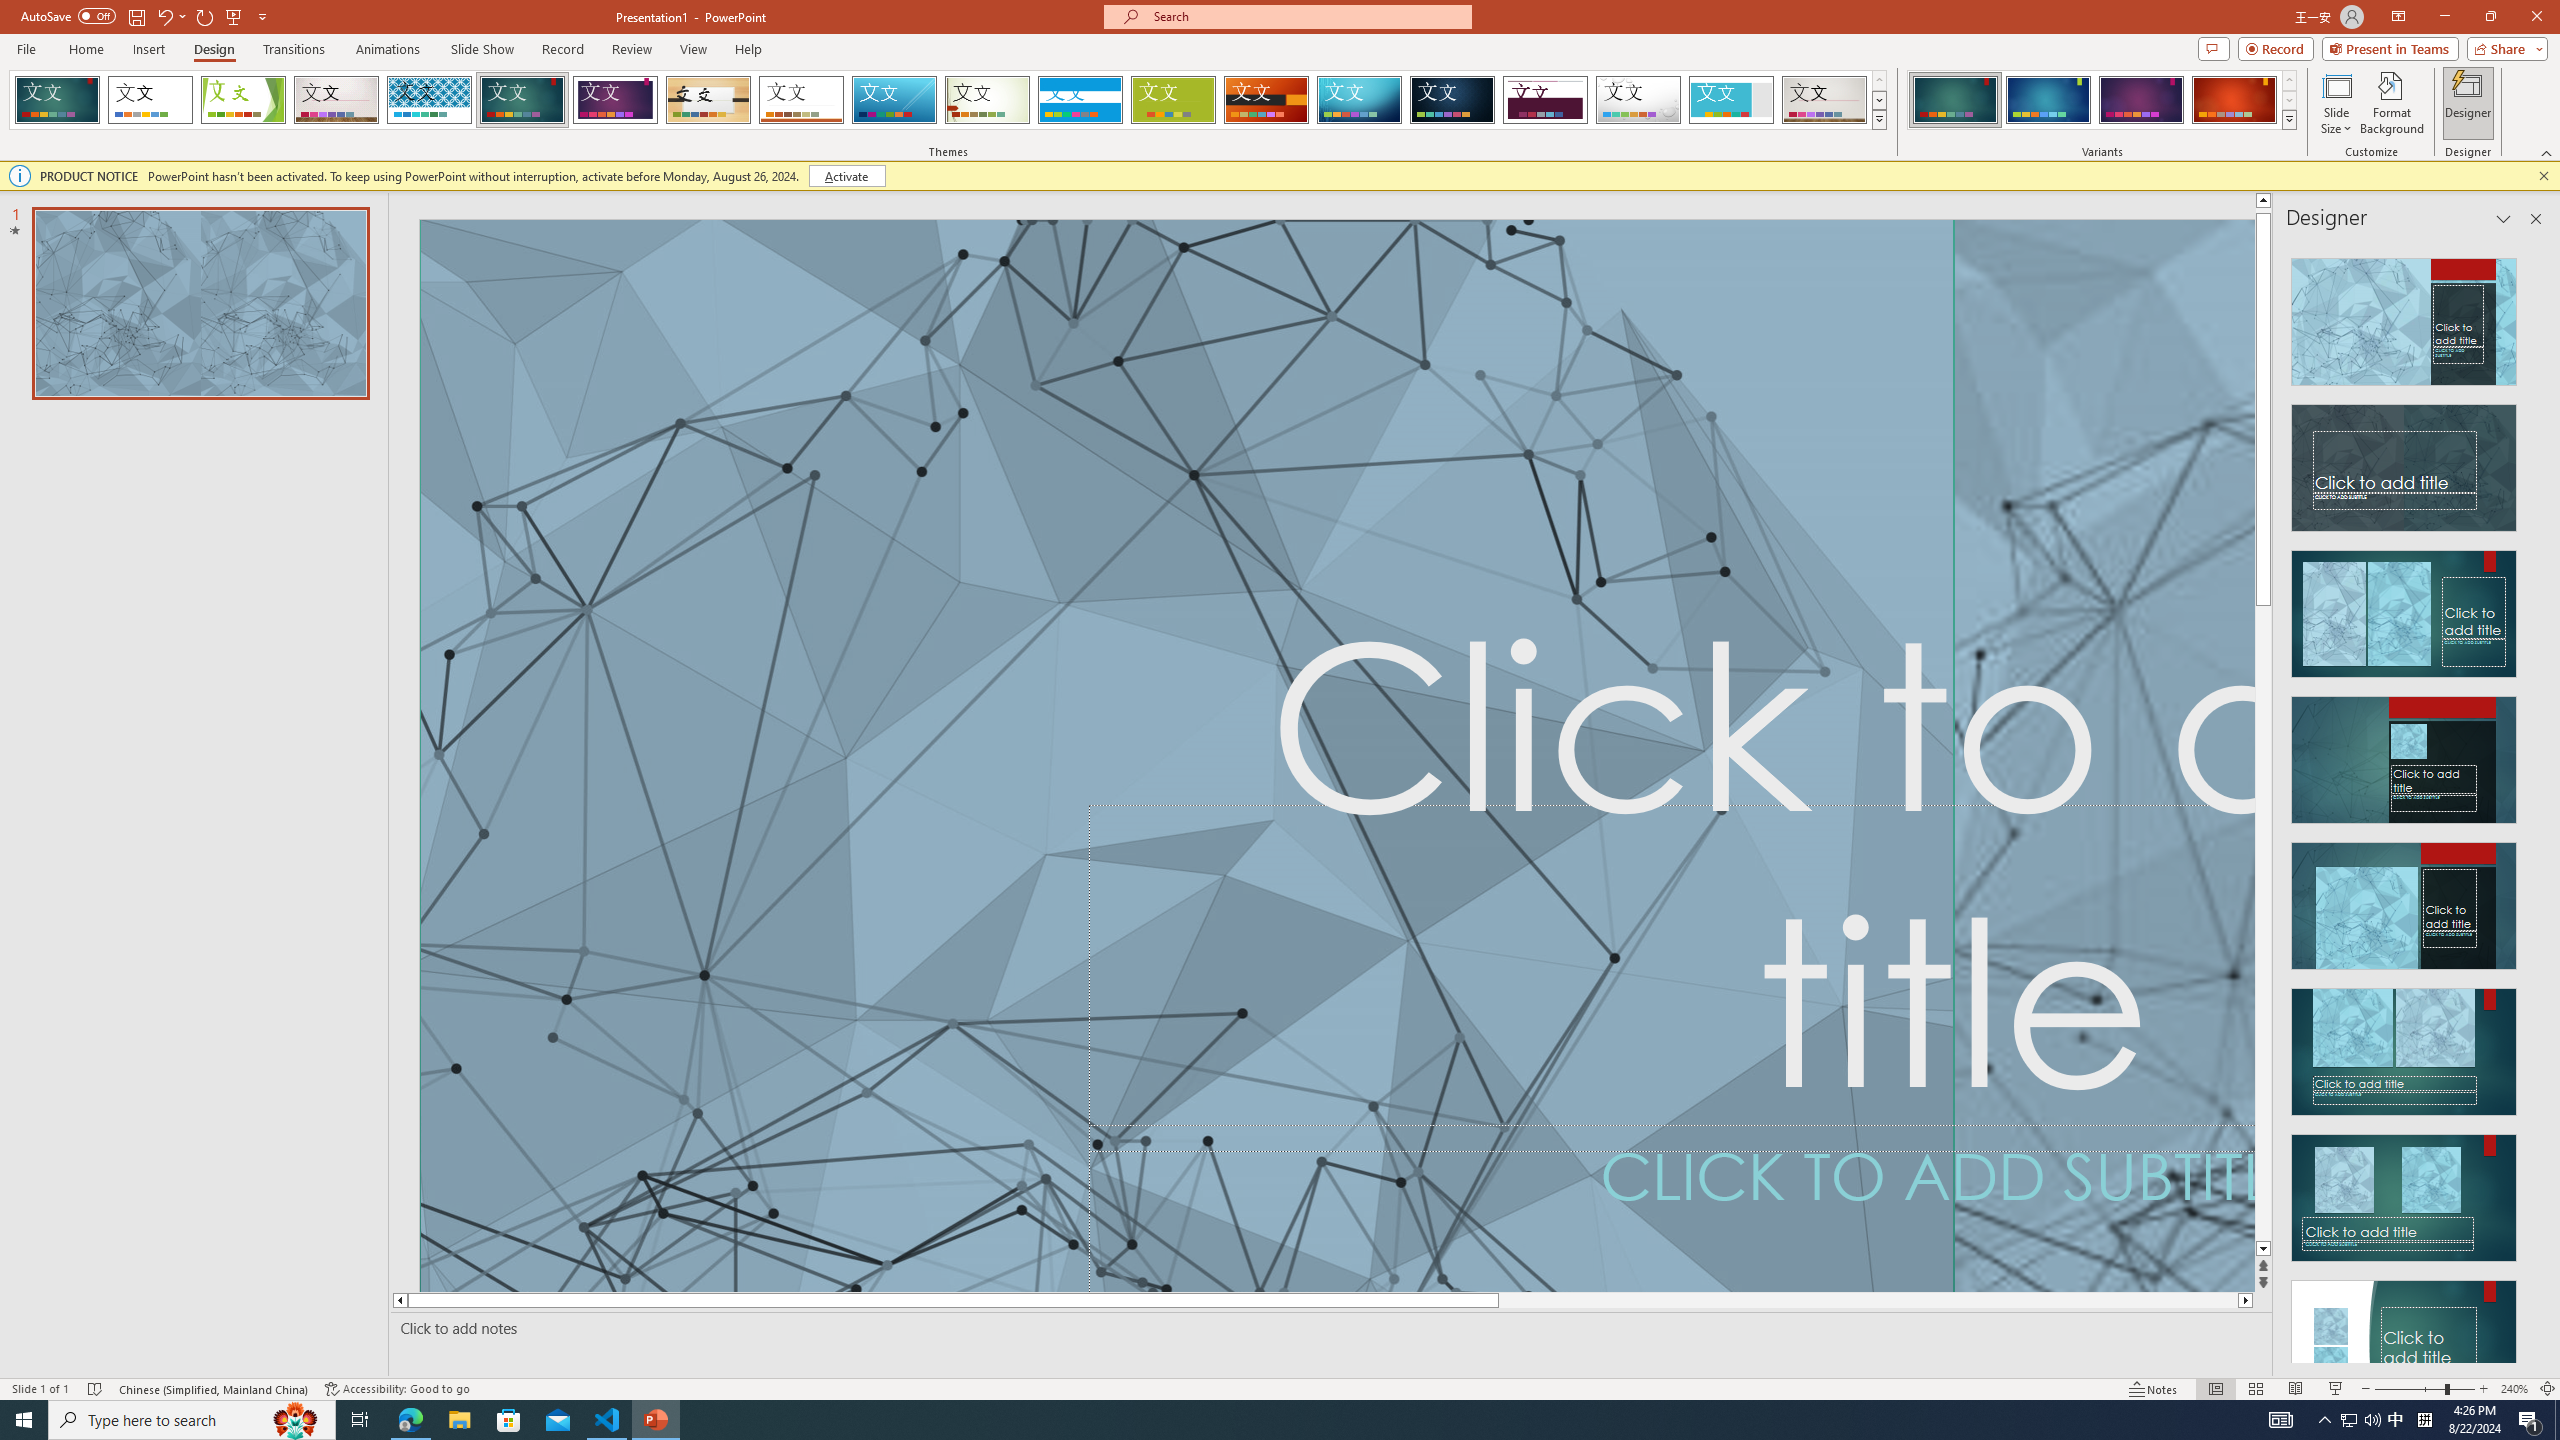 The image size is (2560, 1440). What do you see at coordinates (2233, 99) in the screenshot?
I see `'Ion Variant 4'` at bounding box center [2233, 99].